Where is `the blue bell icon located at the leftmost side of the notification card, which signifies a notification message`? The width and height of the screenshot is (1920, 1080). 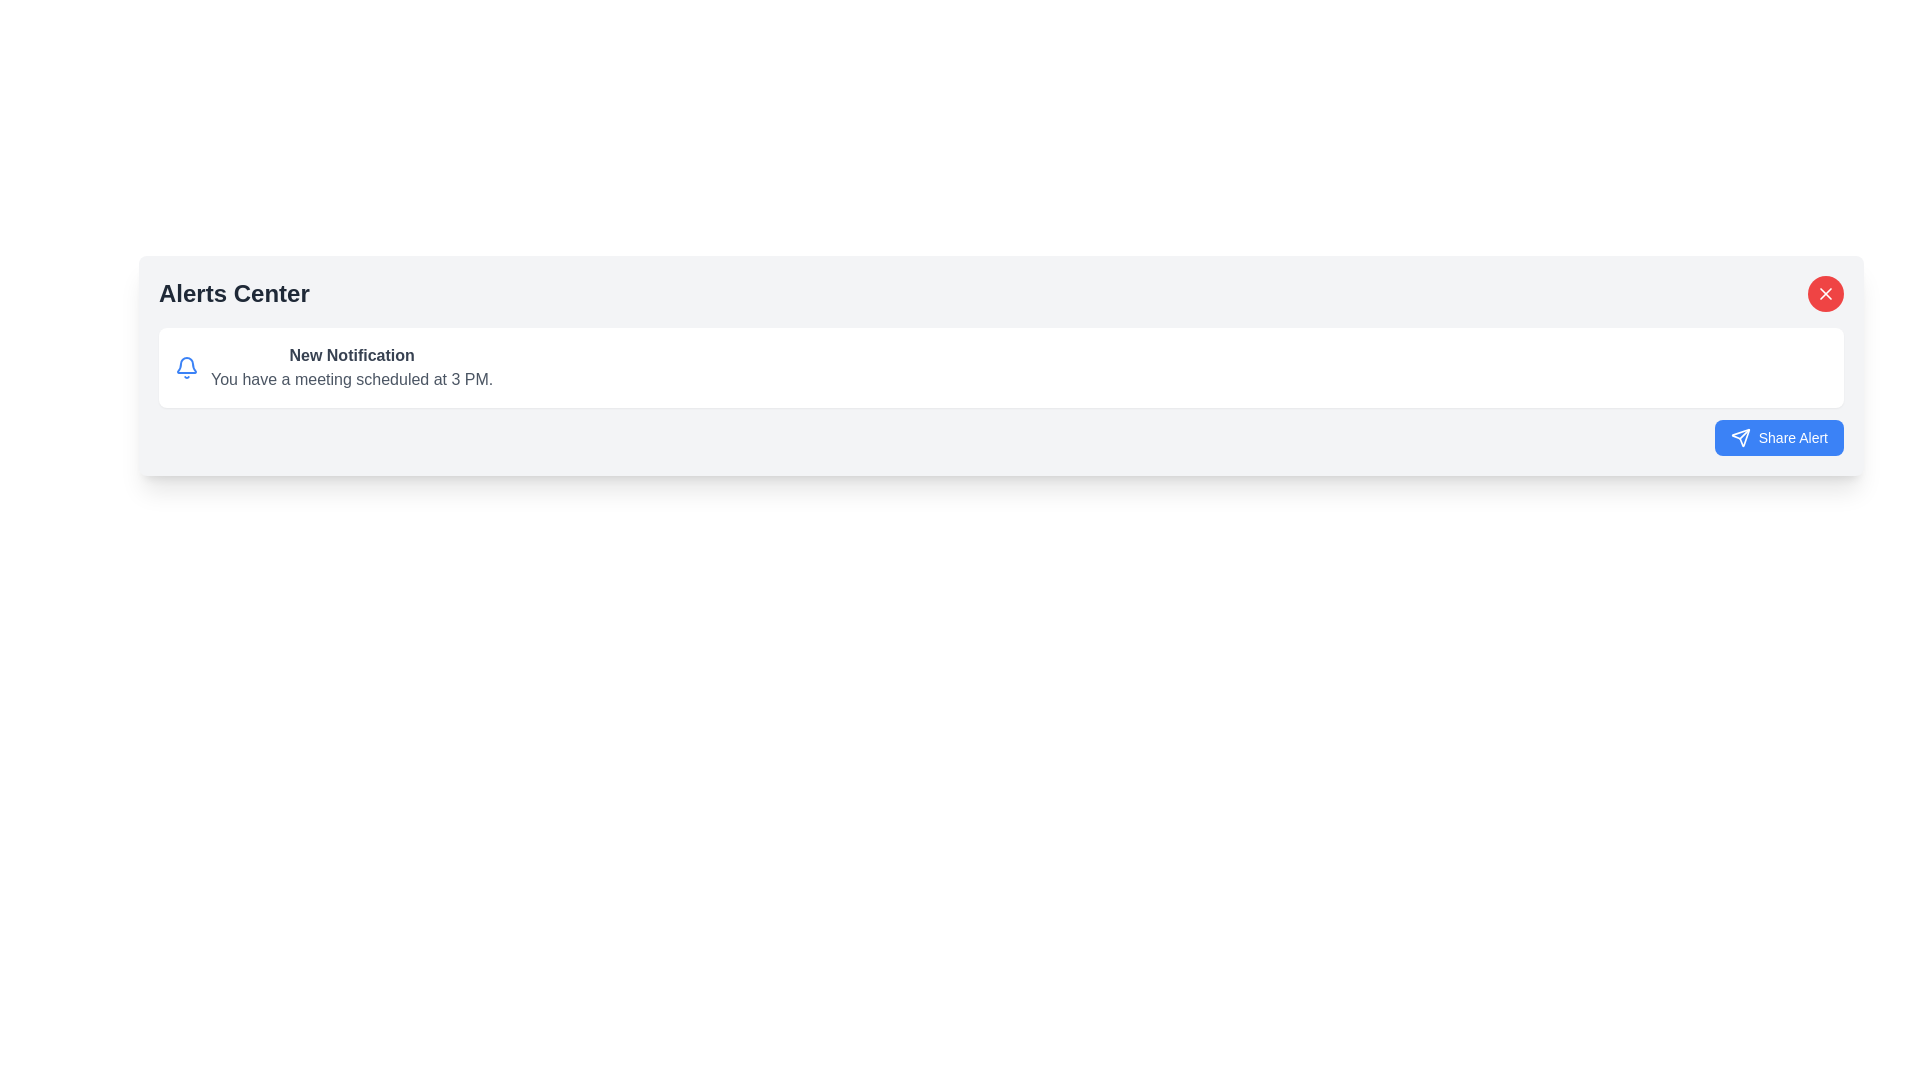 the blue bell icon located at the leftmost side of the notification card, which signifies a notification message is located at coordinates (187, 367).